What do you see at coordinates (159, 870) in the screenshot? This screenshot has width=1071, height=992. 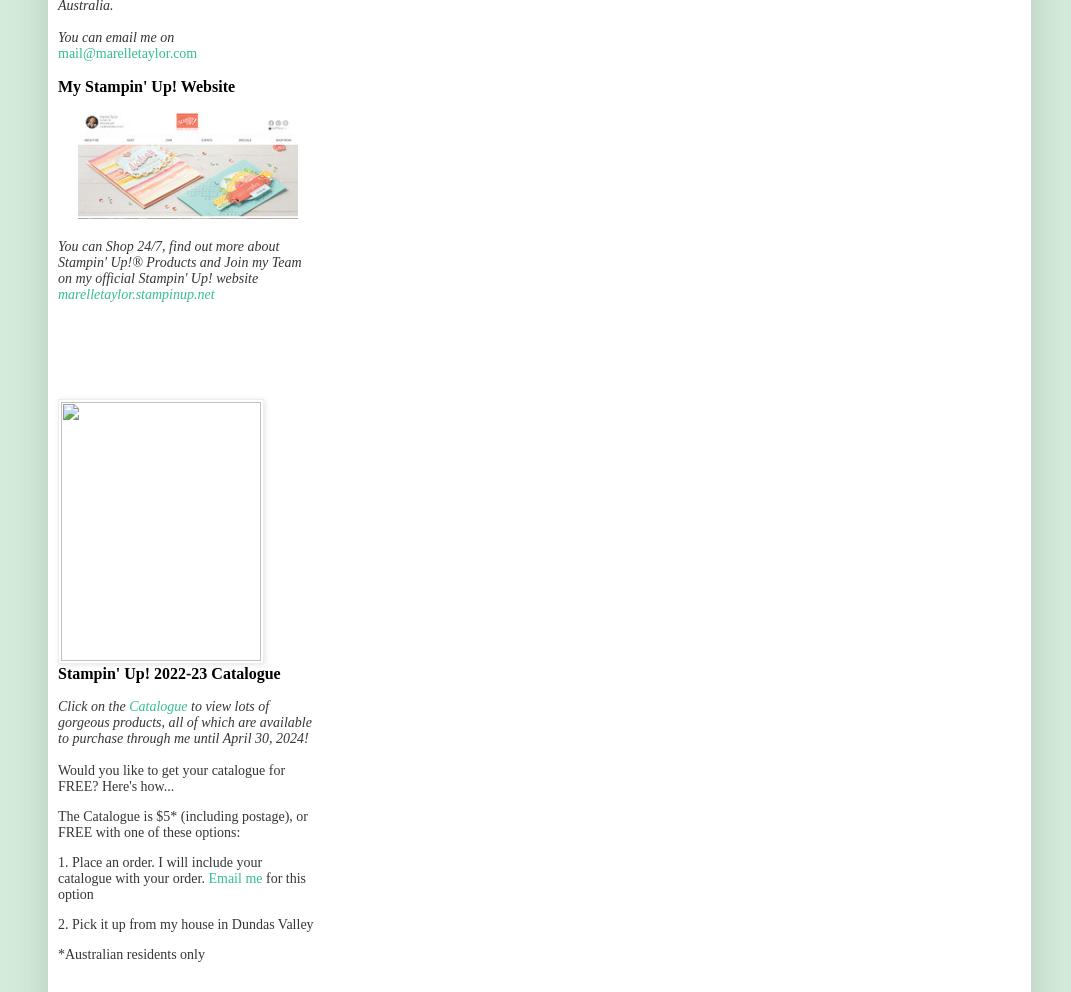 I see `'1. Place an order. I will include your catalogue with your order.'` at bounding box center [159, 870].